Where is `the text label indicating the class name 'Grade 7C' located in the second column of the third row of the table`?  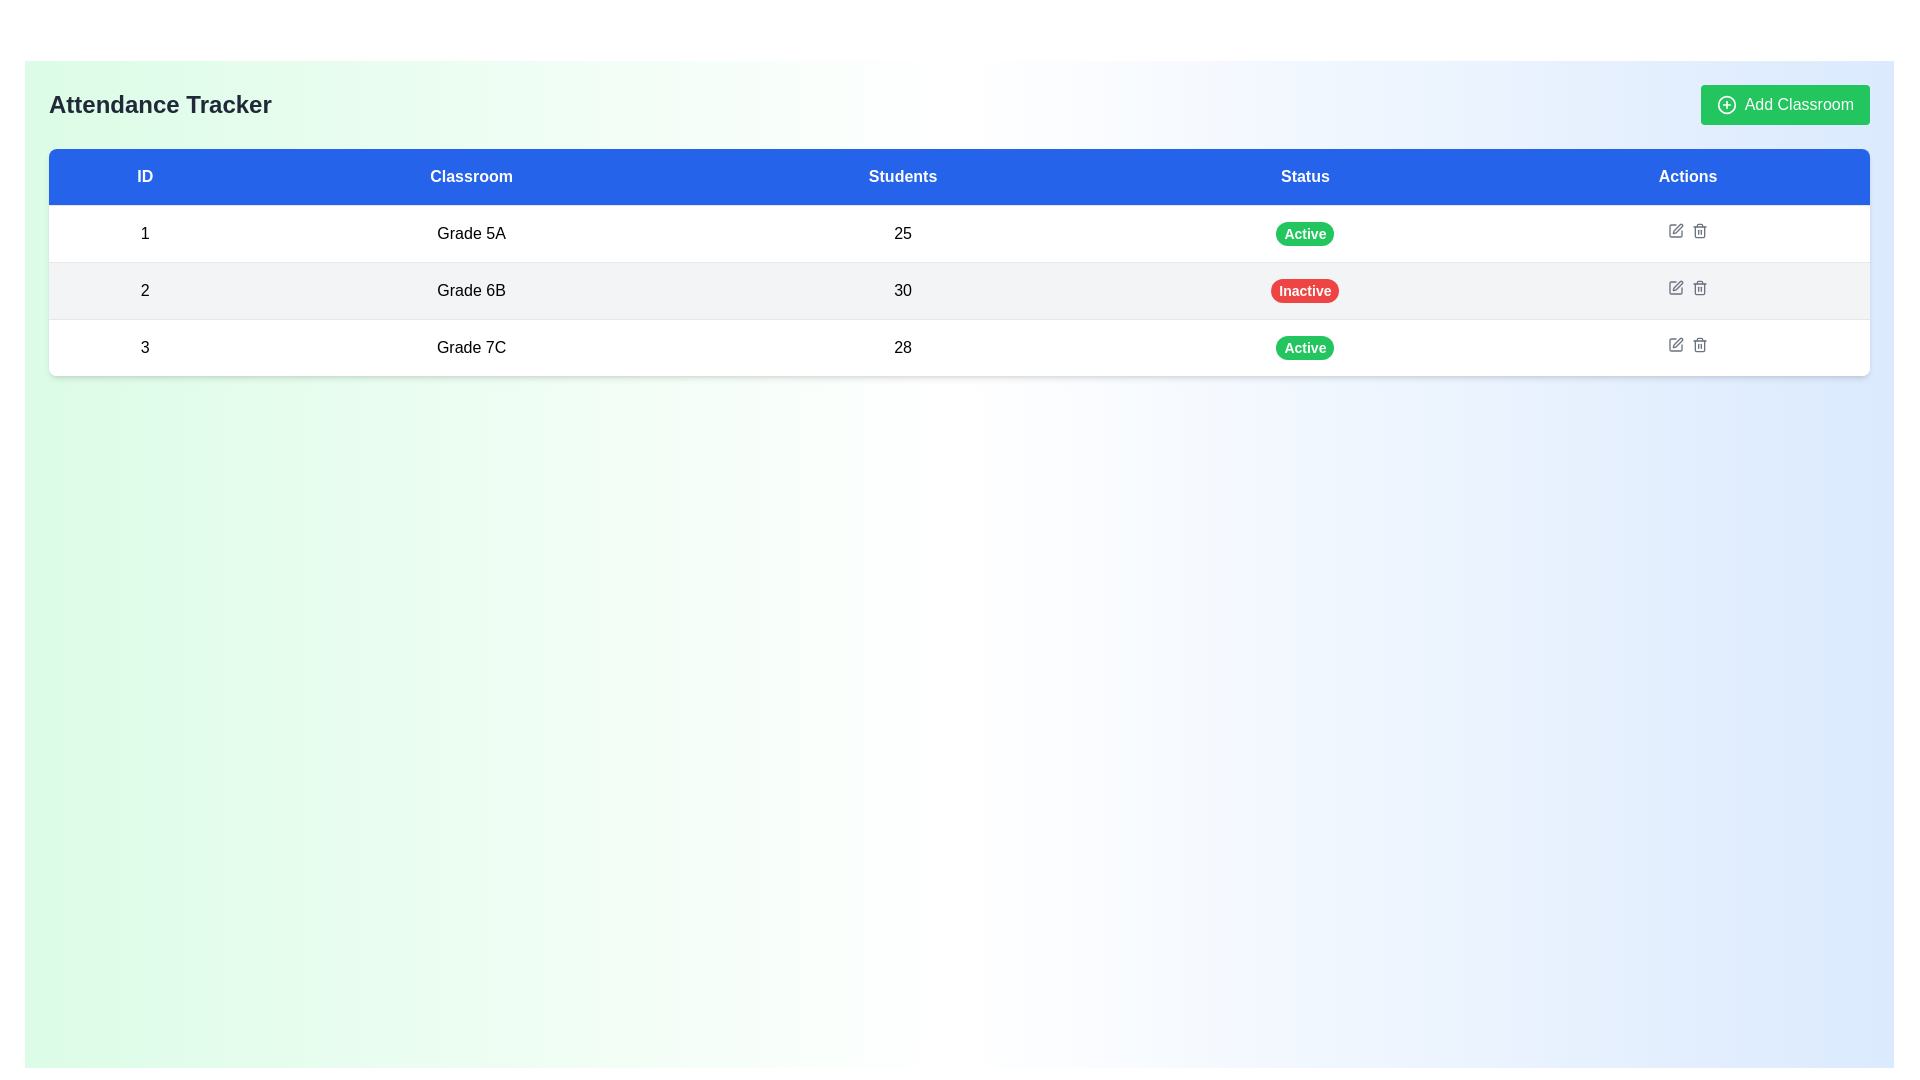
the text label indicating the class name 'Grade 7C' located in the second column of the third row of the table is located at coordinates (470, 346).